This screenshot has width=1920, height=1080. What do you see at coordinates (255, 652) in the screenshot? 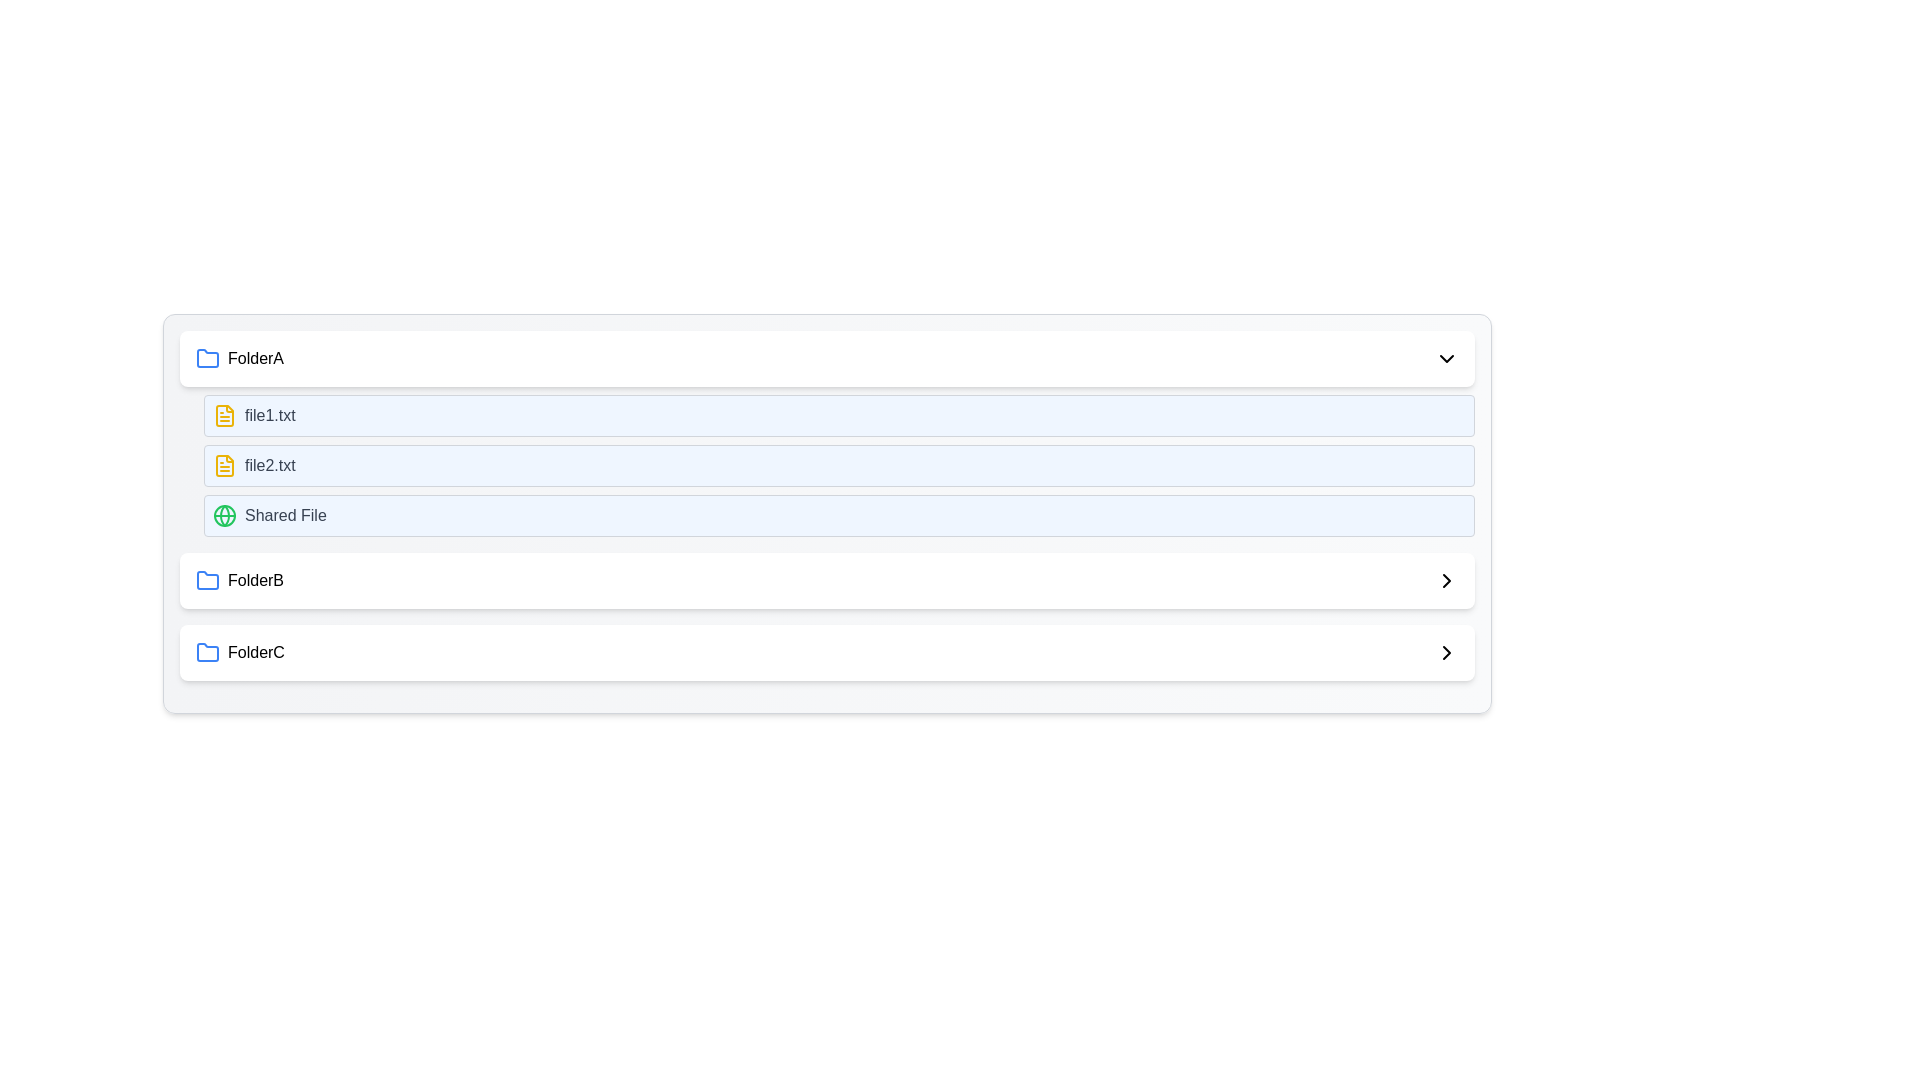
I see `the text label displaying 'FolderC', which is part of a folder management interface and positioned in the bottom row of a vertical list of folder entries` at bounding box center [255, 652].